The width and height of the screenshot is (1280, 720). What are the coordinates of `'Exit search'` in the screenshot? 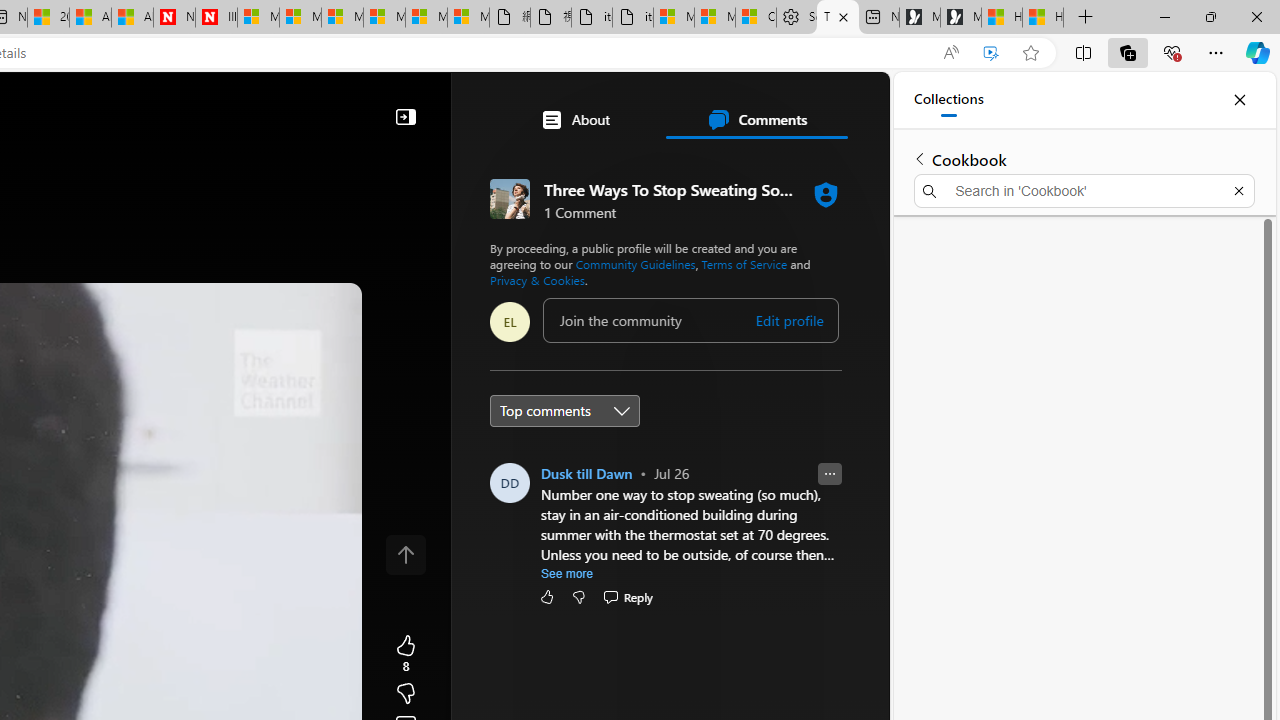 It's located at (1238, 191).